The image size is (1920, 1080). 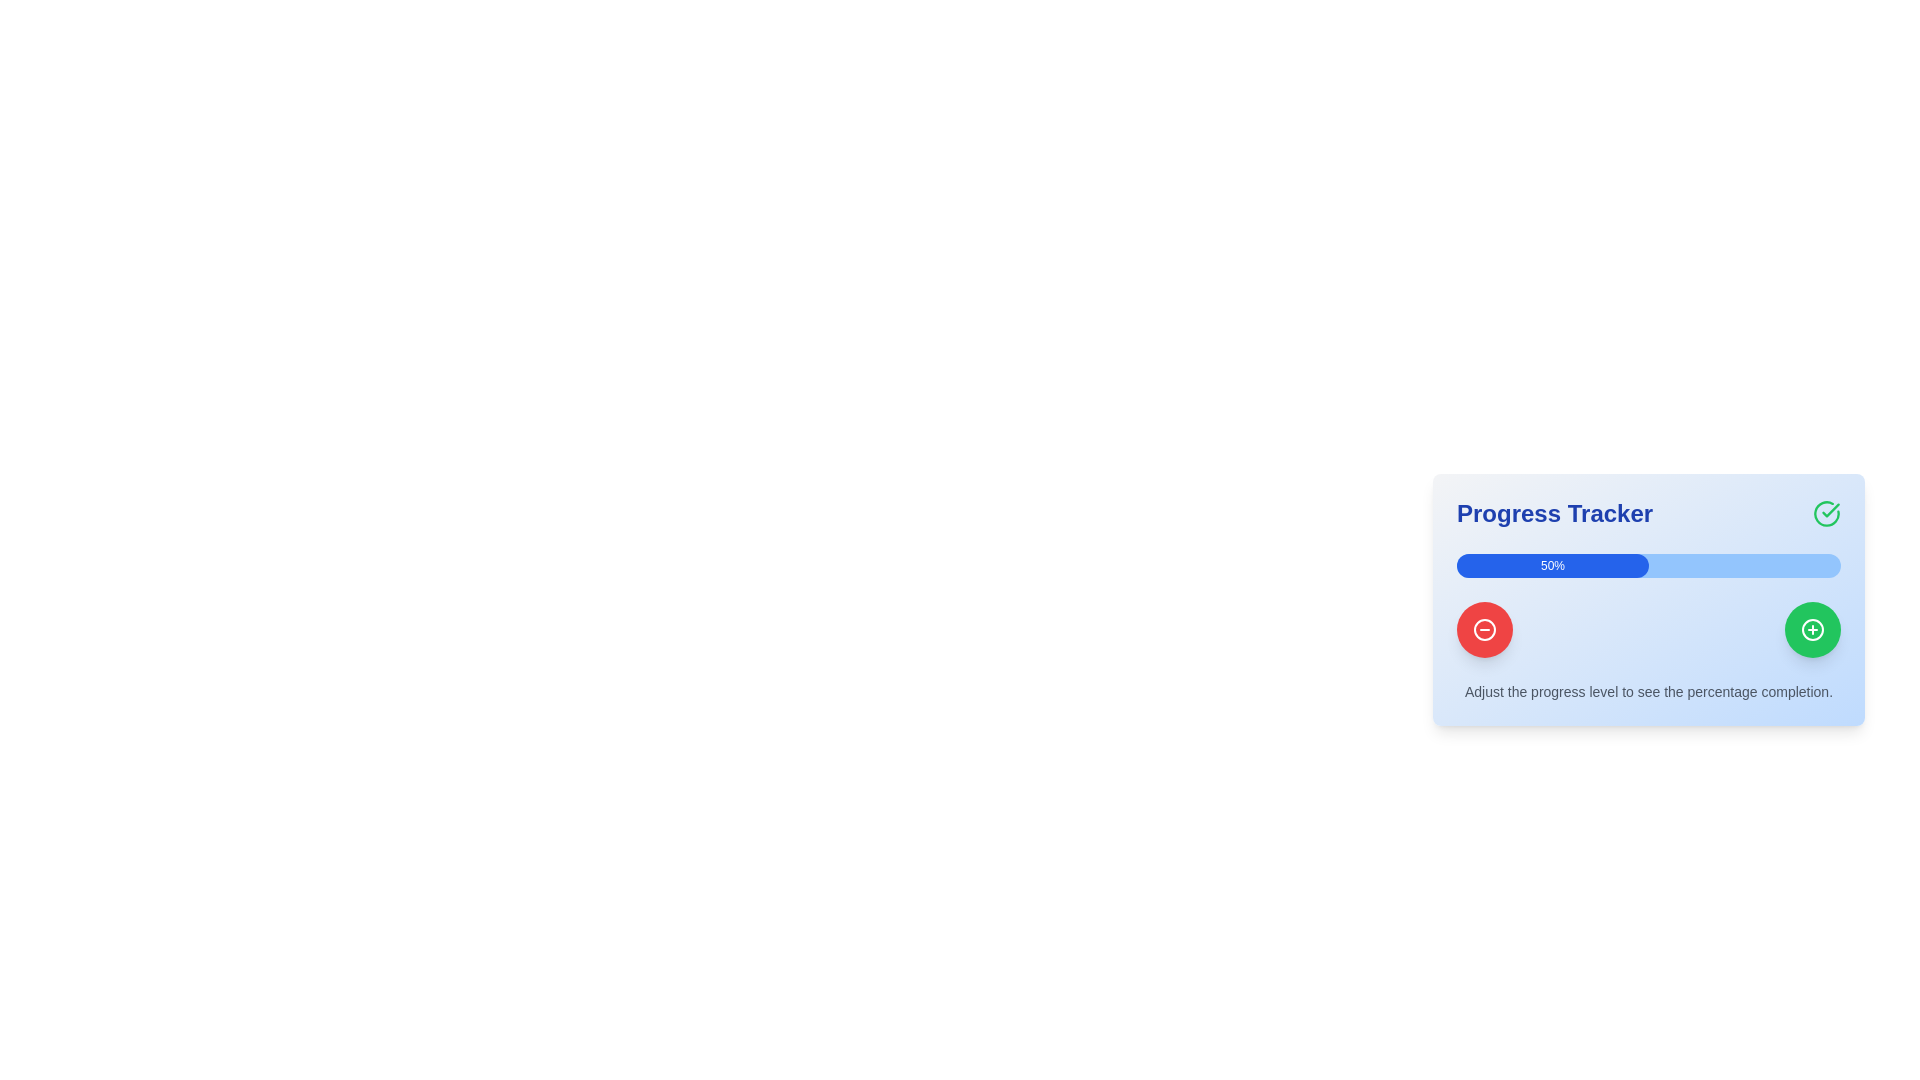 What do you see at coordinates (1813, 628) in the screenshot?
I see `the green circular button located in the bottom-right region of the 'Progress Tracker' interface` at bounding box center [1813, 628].